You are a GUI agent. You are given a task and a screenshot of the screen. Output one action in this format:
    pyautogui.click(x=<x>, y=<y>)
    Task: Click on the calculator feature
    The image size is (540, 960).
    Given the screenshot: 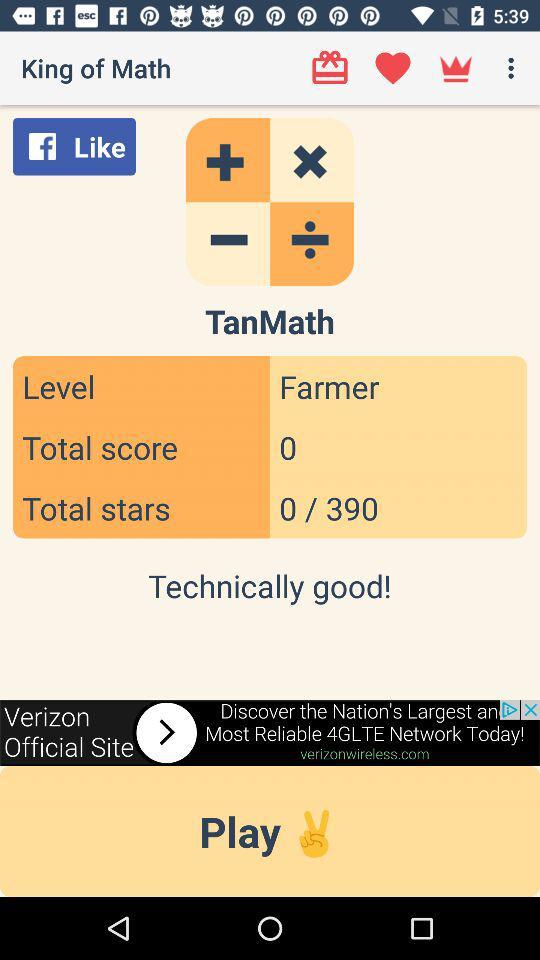 What is the action you would take?
    pyautogui.click(x=270, y=202)
    